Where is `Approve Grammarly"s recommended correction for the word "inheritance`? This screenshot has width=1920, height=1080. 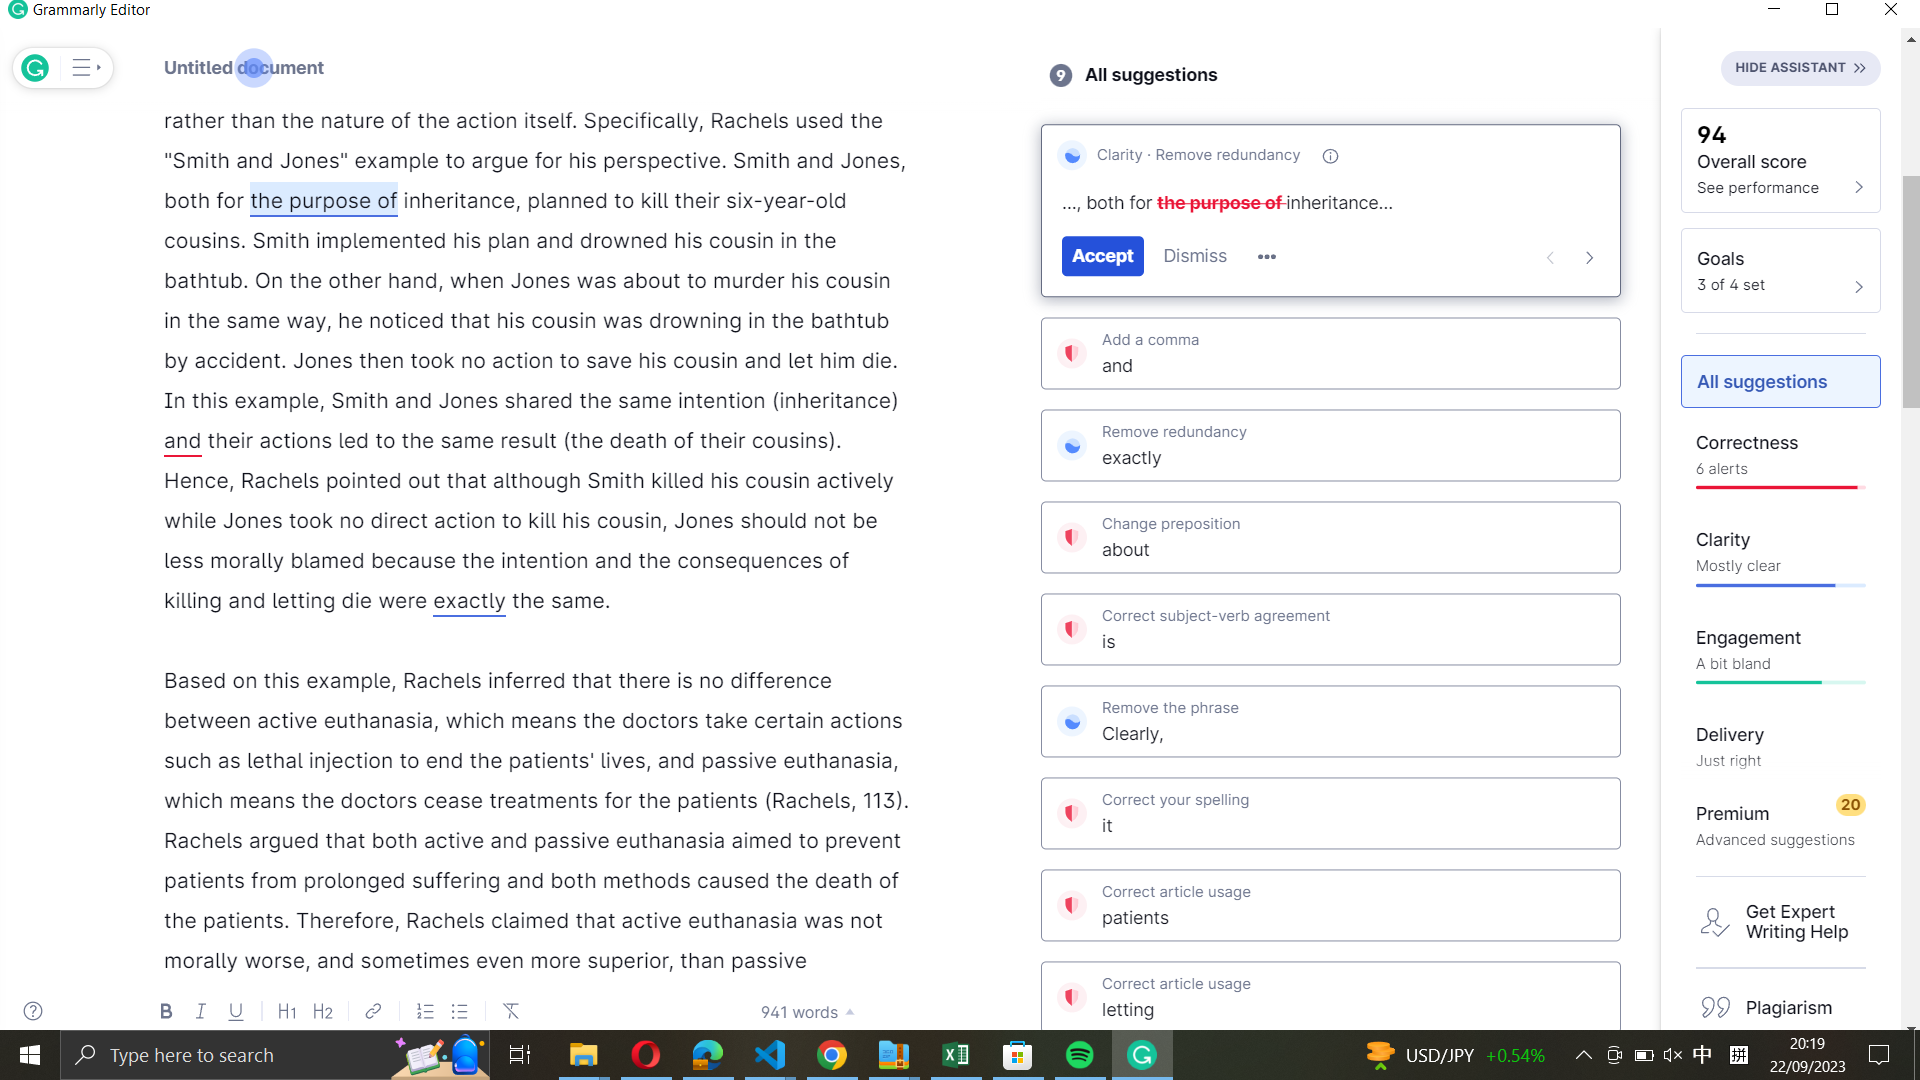 Approve Grammarly"s recommended correction for the word "inheritance is located at coordinates (458, 200).